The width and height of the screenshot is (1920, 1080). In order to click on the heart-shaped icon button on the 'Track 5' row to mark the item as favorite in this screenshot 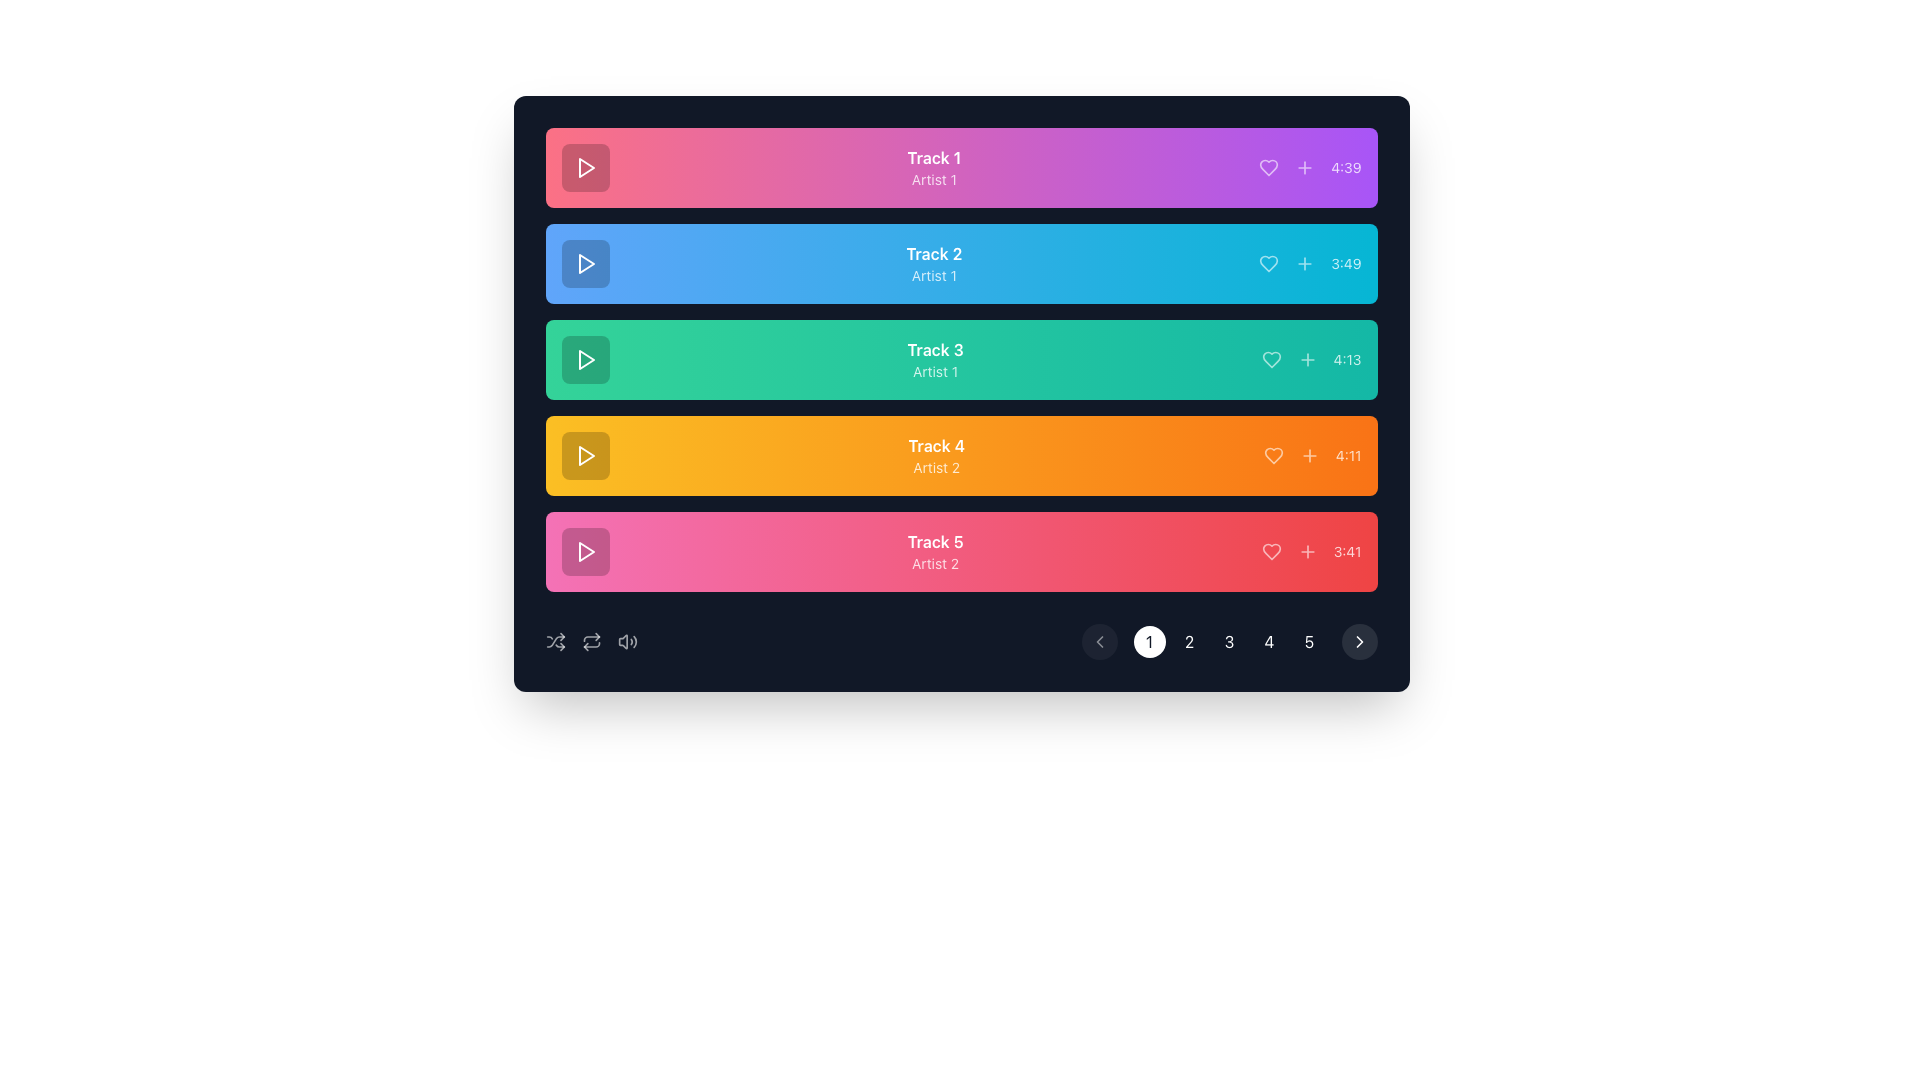, I will do `click(1270, 551)`.